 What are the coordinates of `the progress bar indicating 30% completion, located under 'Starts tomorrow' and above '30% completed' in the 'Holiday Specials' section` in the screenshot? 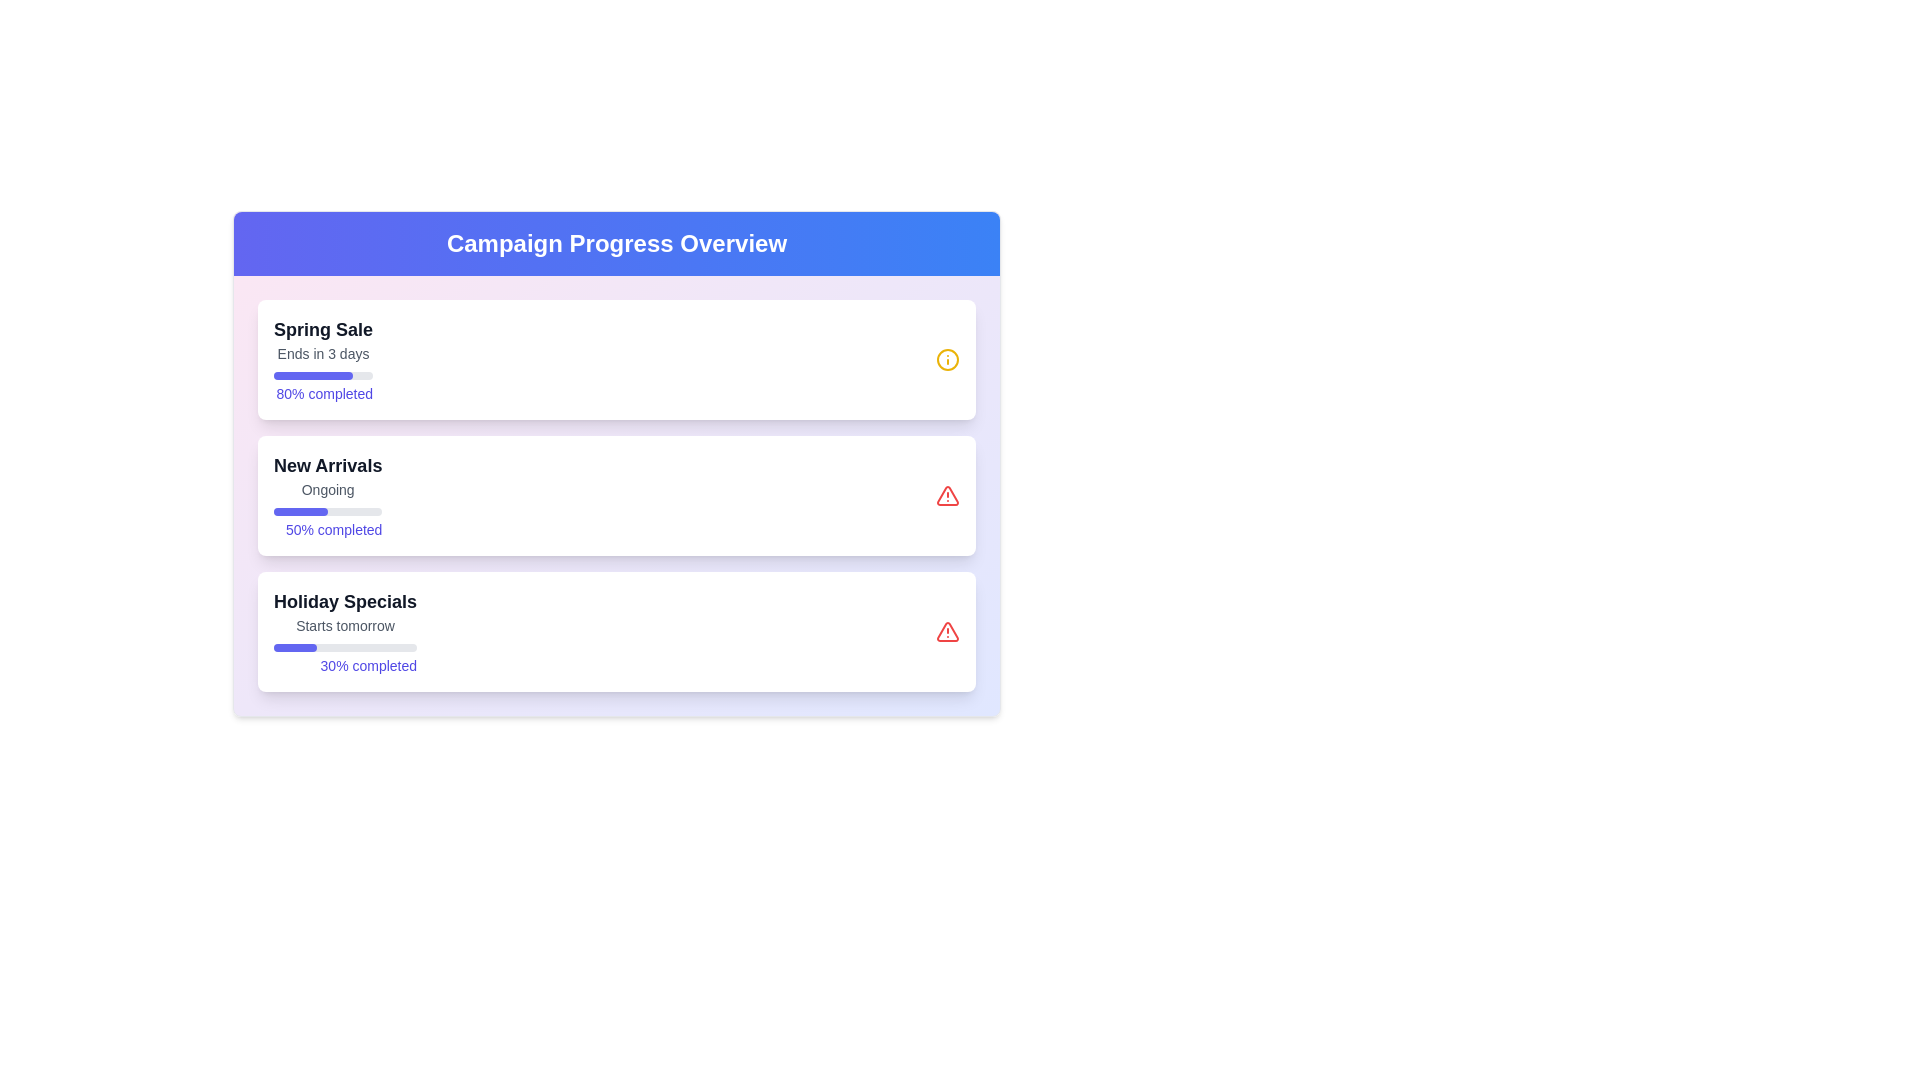 It's located at (345, 648).